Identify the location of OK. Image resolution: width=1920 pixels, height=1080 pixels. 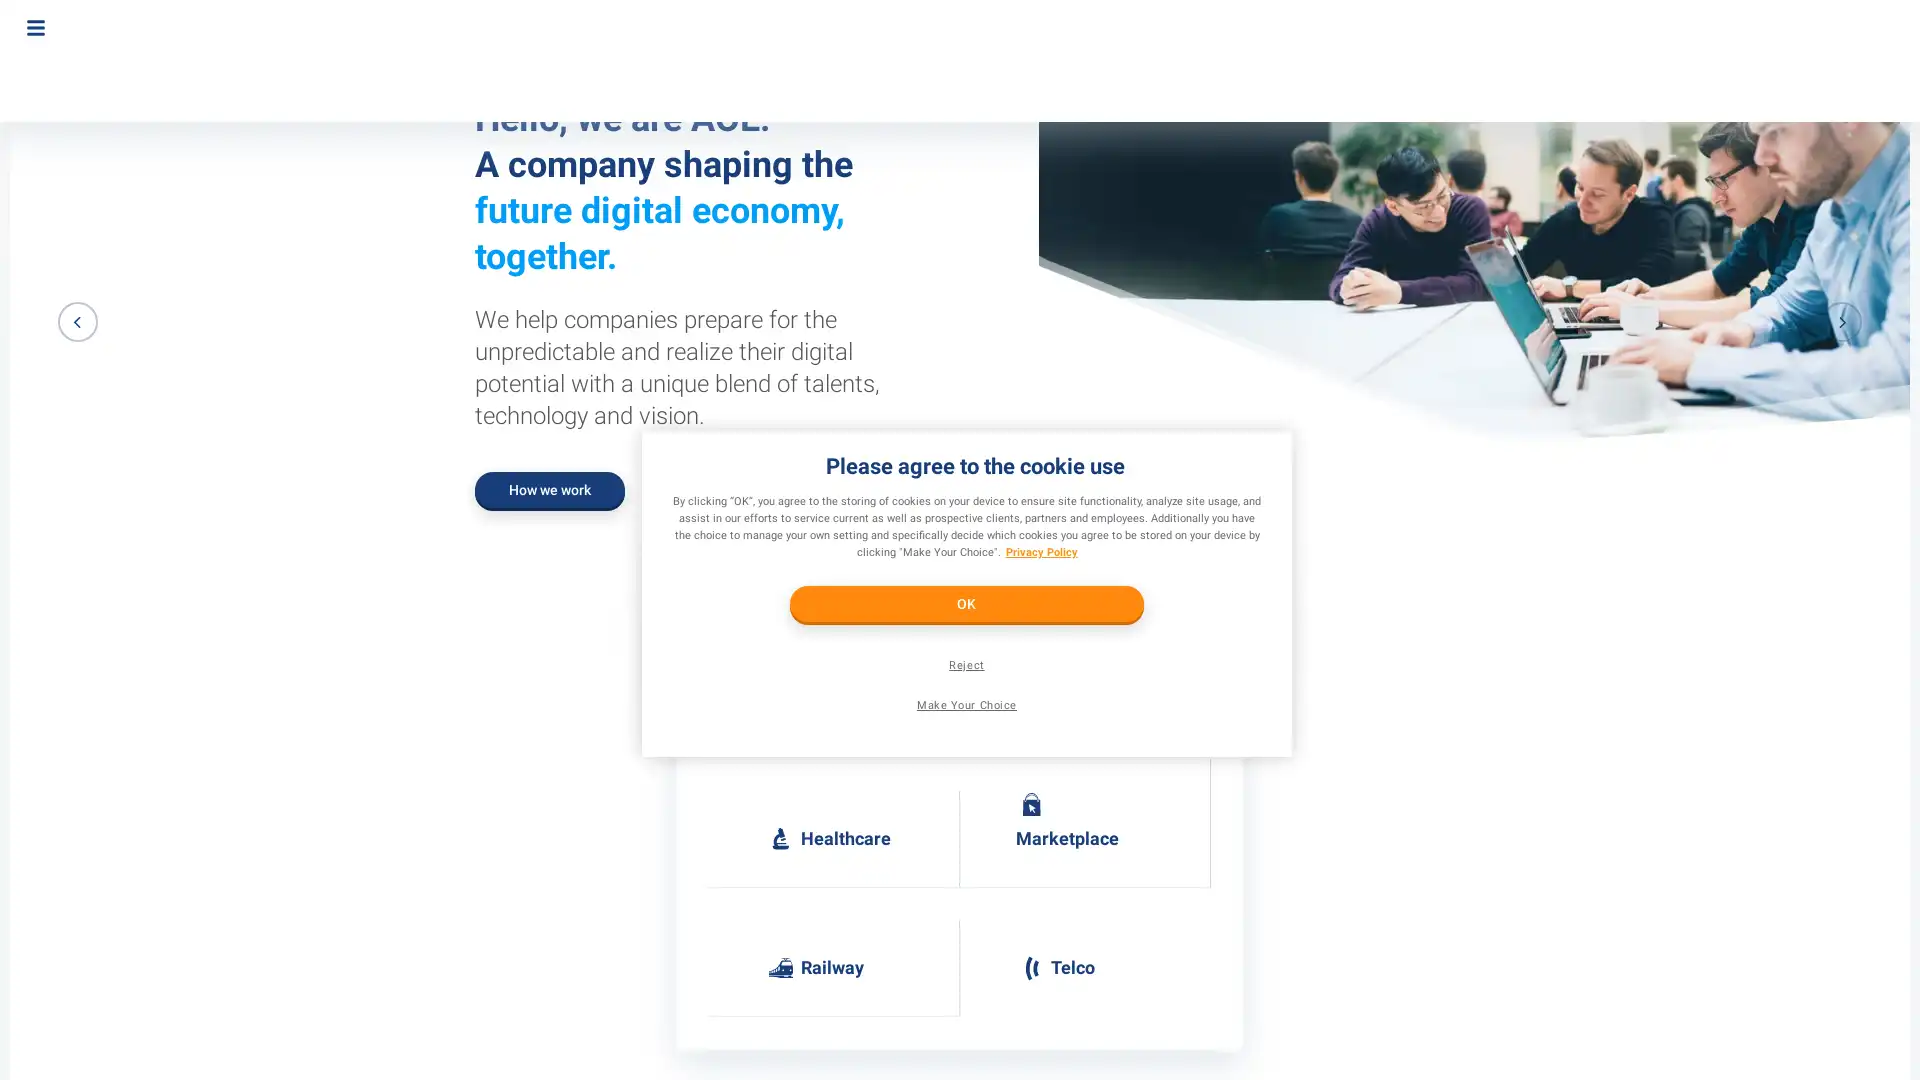
(966, 603).